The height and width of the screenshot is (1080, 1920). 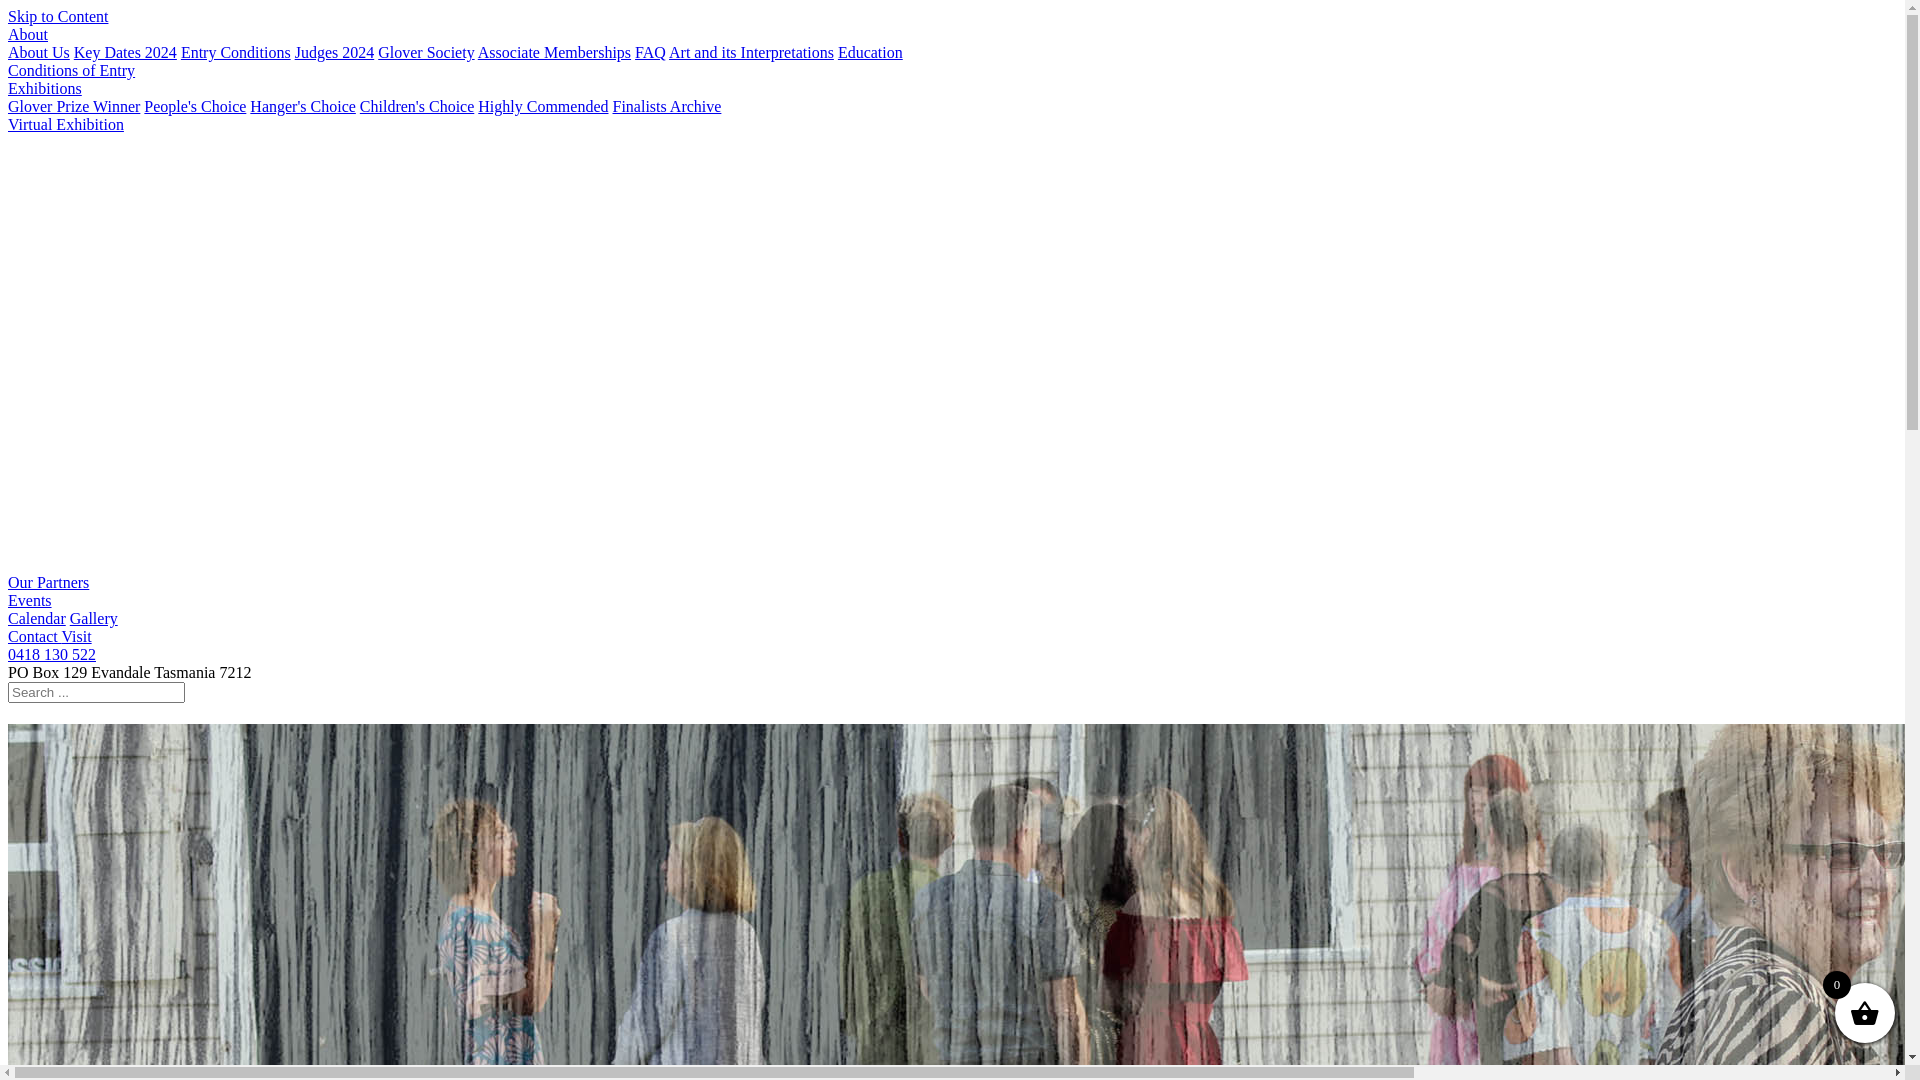 What do you see at coordinates (124, 51) in the screenshot?
I see `'Key Dates 2024'` at bounding box center [124, 51].